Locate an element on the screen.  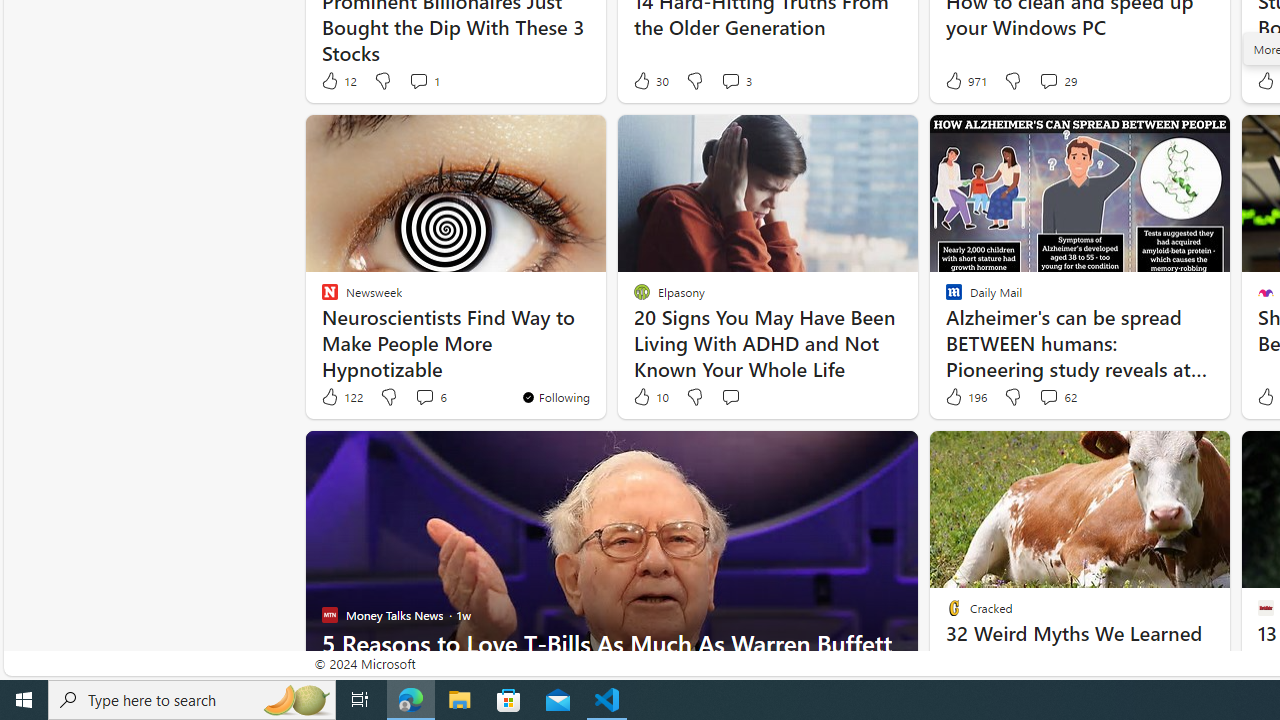
'122 Like' is located at coordinates (341, 397).